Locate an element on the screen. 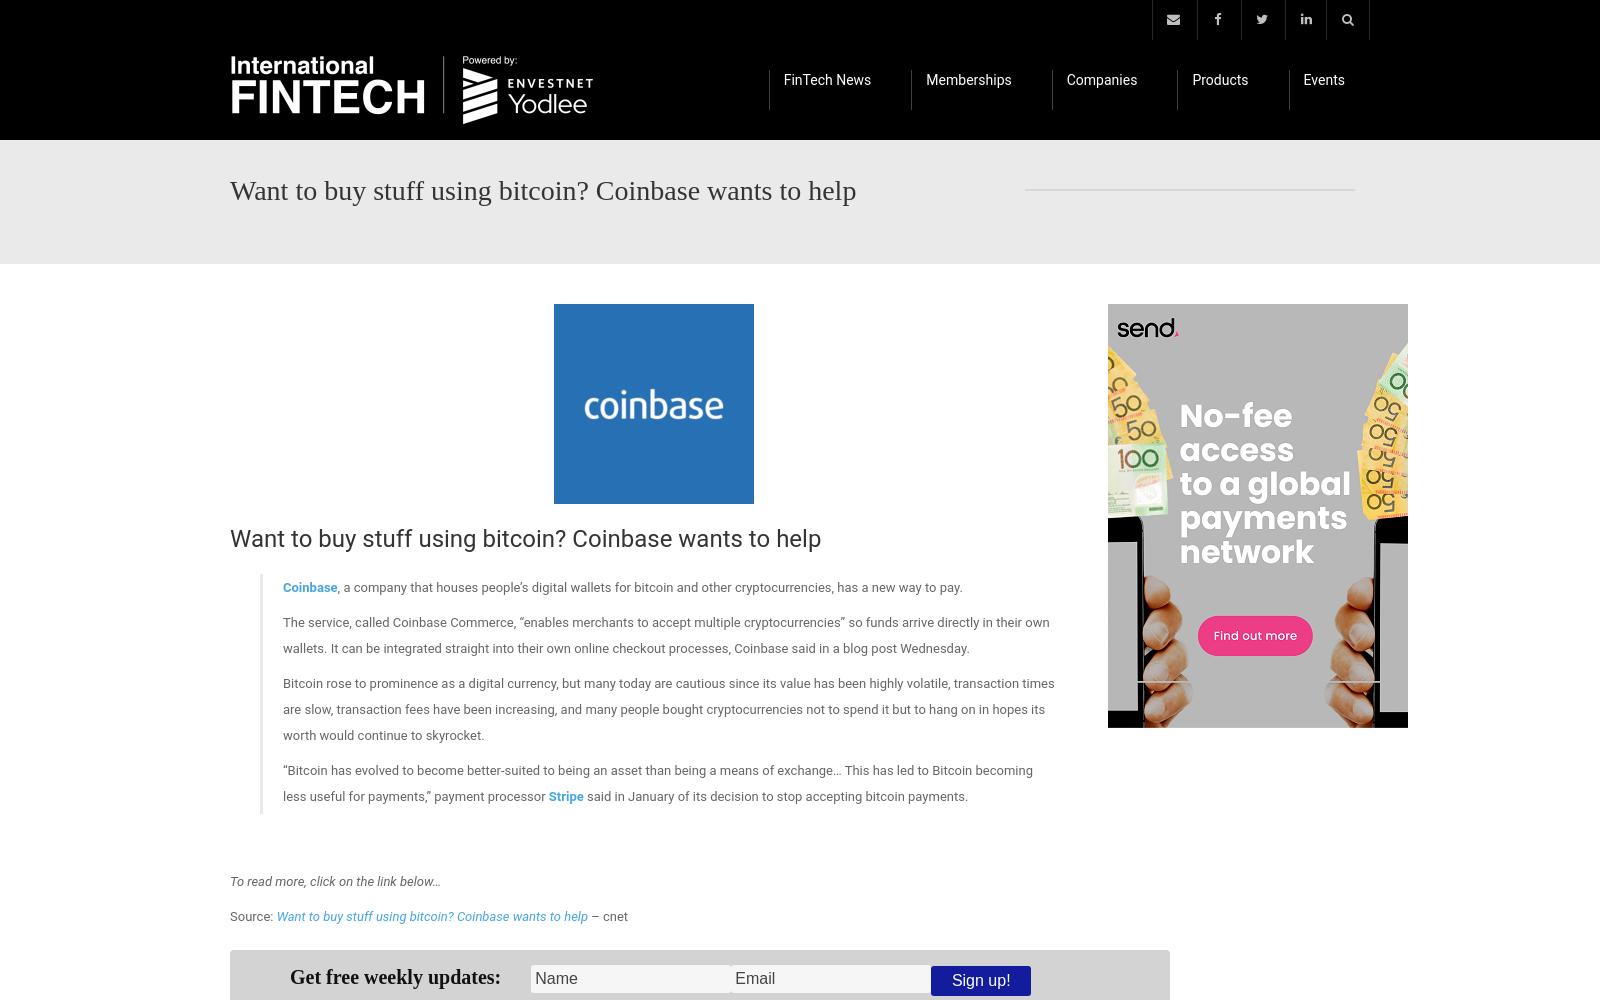 This screenshot has width=1600, height=1000. 'Coinbase' is located at coordinates (310, 586).